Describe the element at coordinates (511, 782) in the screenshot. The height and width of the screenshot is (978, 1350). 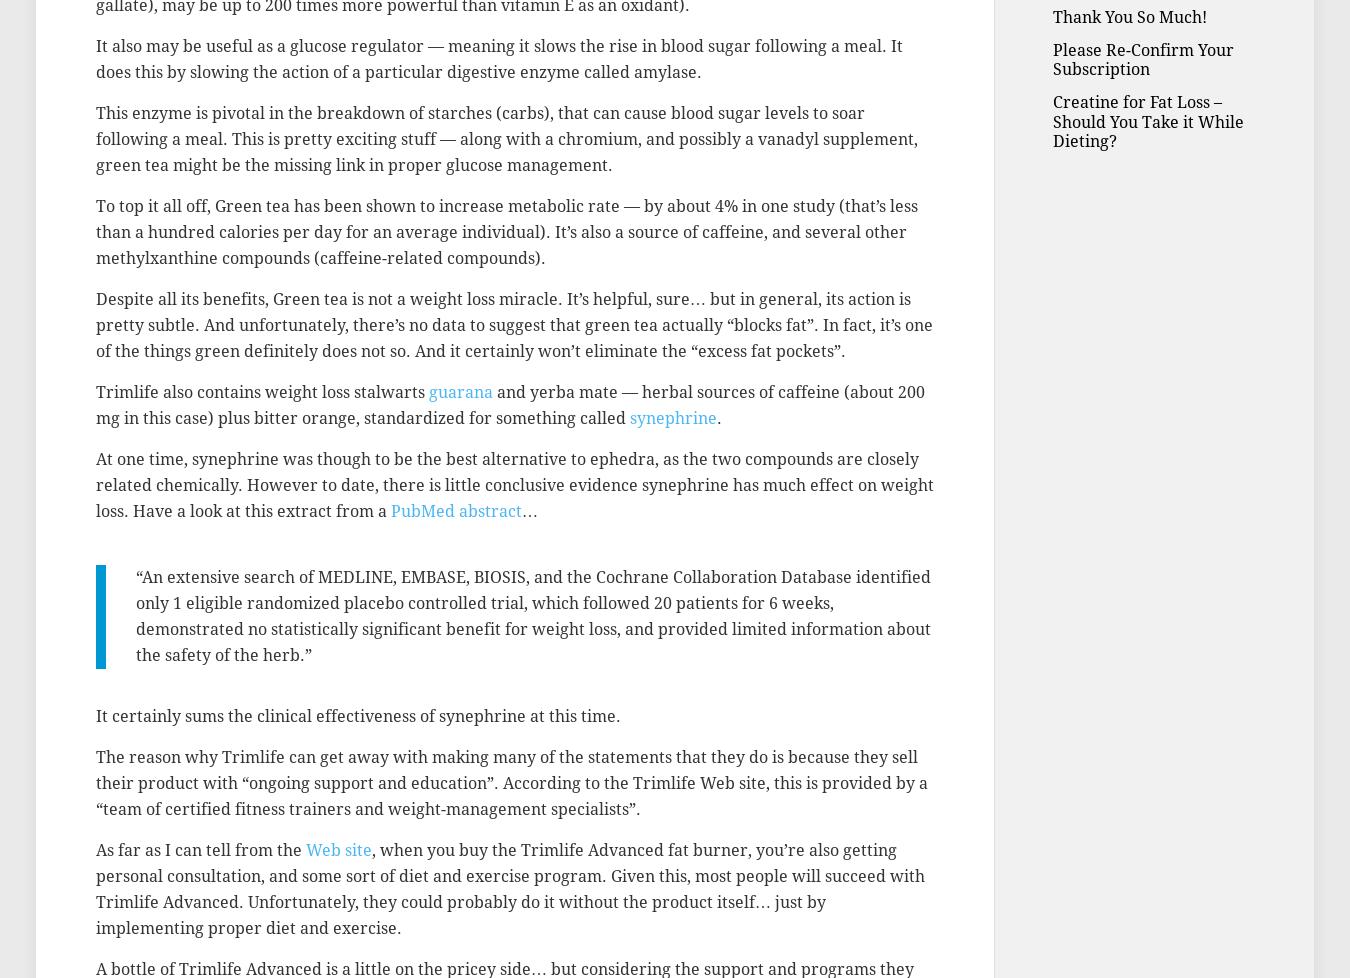
I see `'The reason why Trimlife can get away with making many of the statements that they do is because they sell their product with “ongoing support and education”. According to the Trimlife Web site, this is provided by a “team of certified fitness trainers and weight-management specialists”.'` at that location.